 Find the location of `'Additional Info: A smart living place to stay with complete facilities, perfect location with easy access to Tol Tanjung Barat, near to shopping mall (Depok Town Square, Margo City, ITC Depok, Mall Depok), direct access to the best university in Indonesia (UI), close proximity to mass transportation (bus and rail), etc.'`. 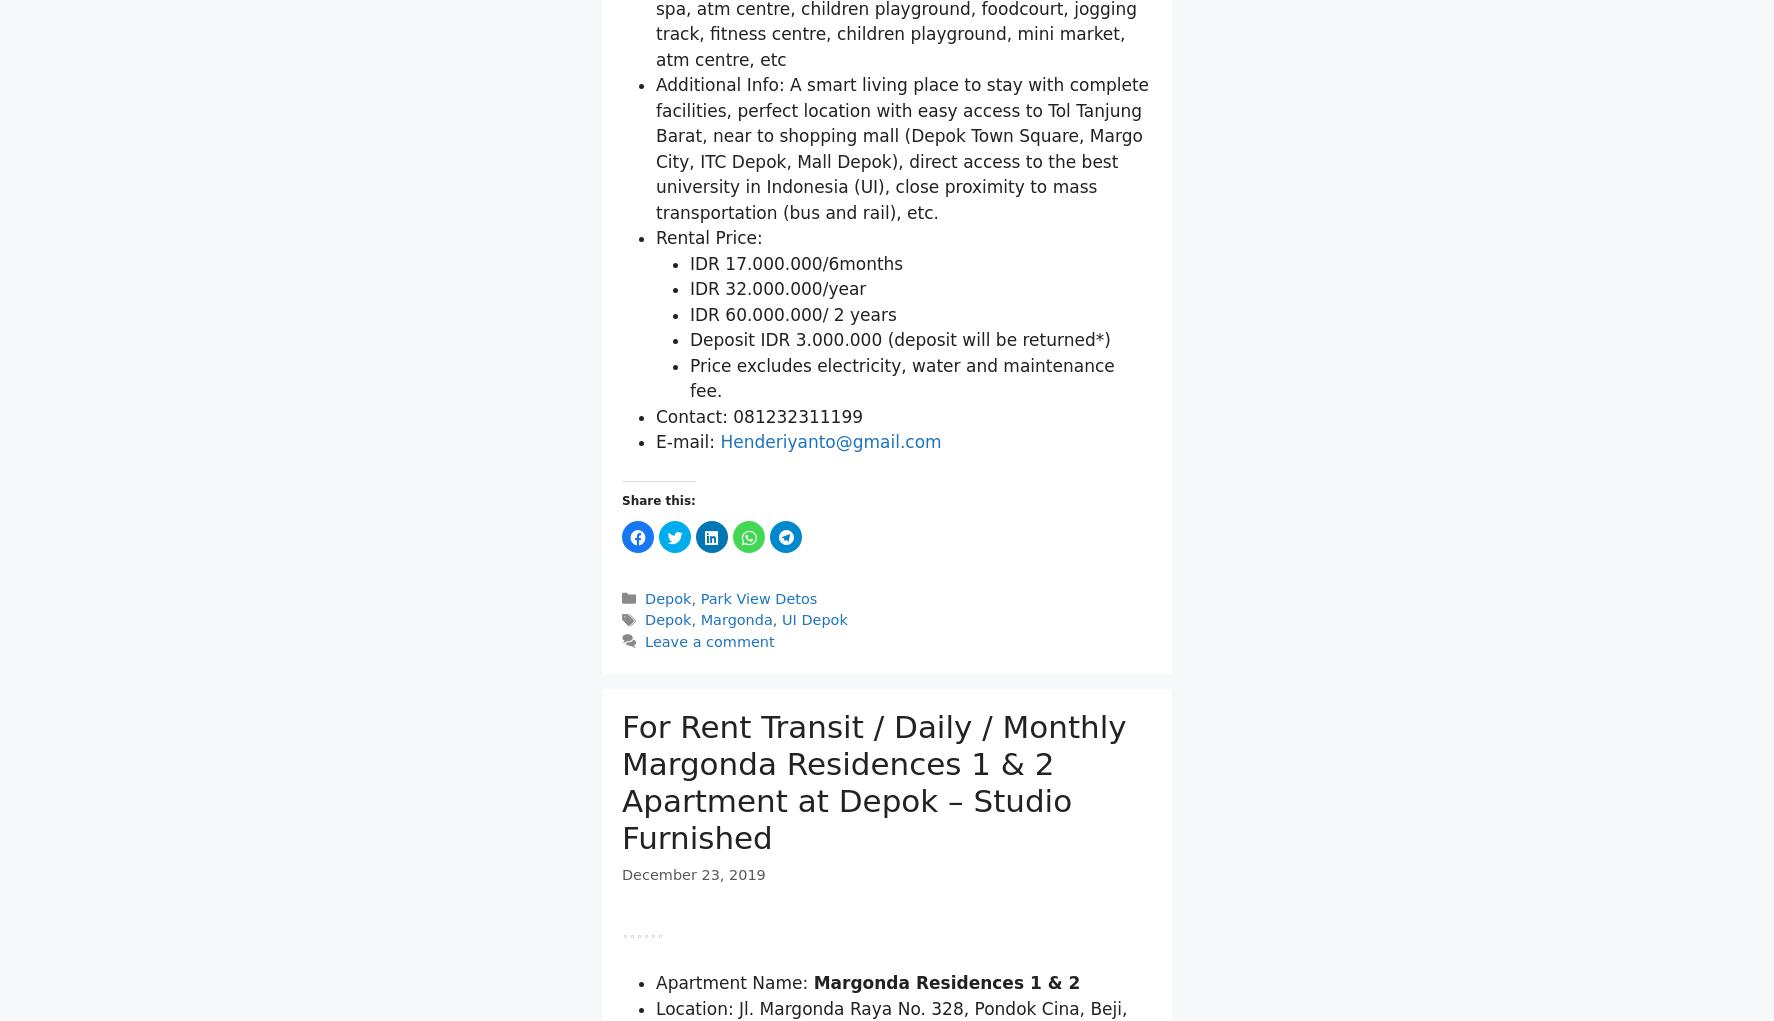

'Additional Info: A smart living place to stay with complete facilities, perfect location with easy access to Tol Tanjung Barat, near to shopping mall (Depok Town Square, Margo City, ITC Depok, Mall Depok), direct access to the best university in Indonesia (UI), close proximity to mass transportation (bus and rail), etc.' is located at coordinates (656, 381).